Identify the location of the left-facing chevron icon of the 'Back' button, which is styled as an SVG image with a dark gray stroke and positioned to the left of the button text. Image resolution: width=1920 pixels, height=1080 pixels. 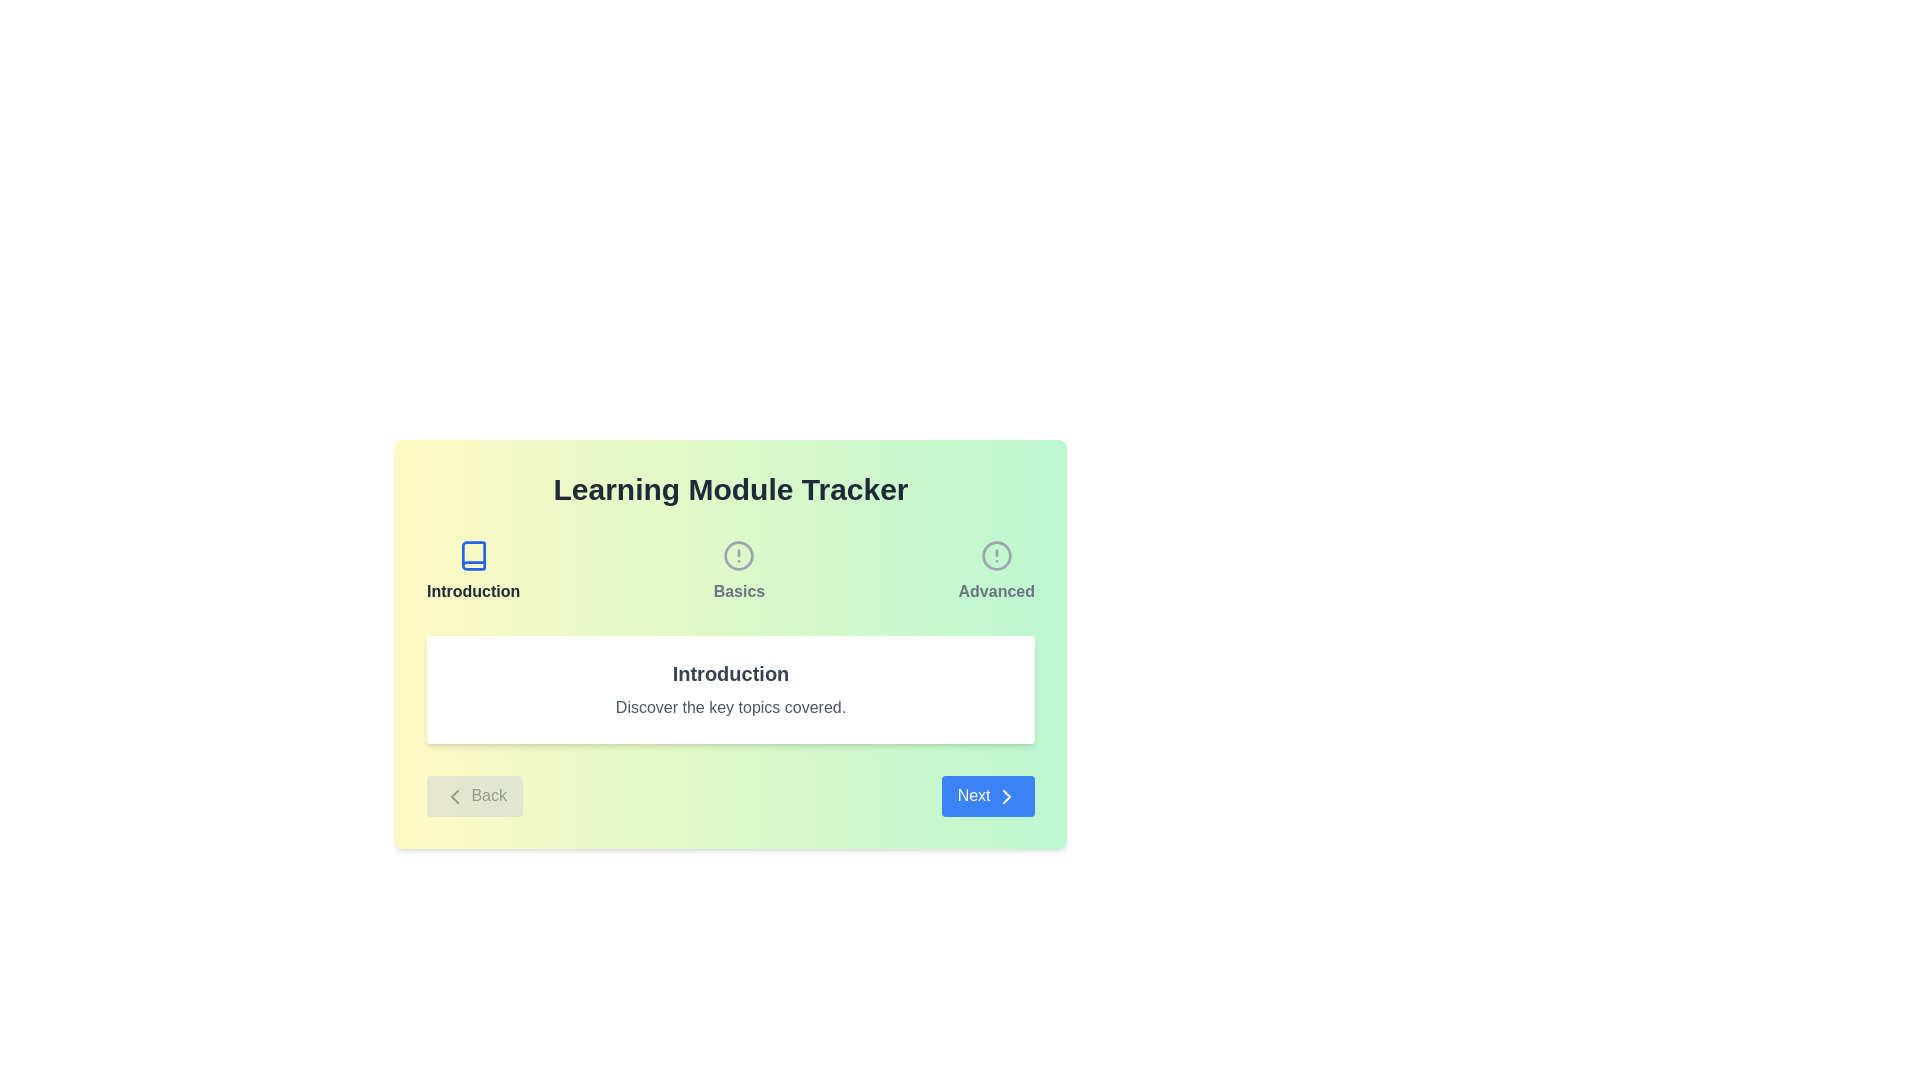
(454, 794).